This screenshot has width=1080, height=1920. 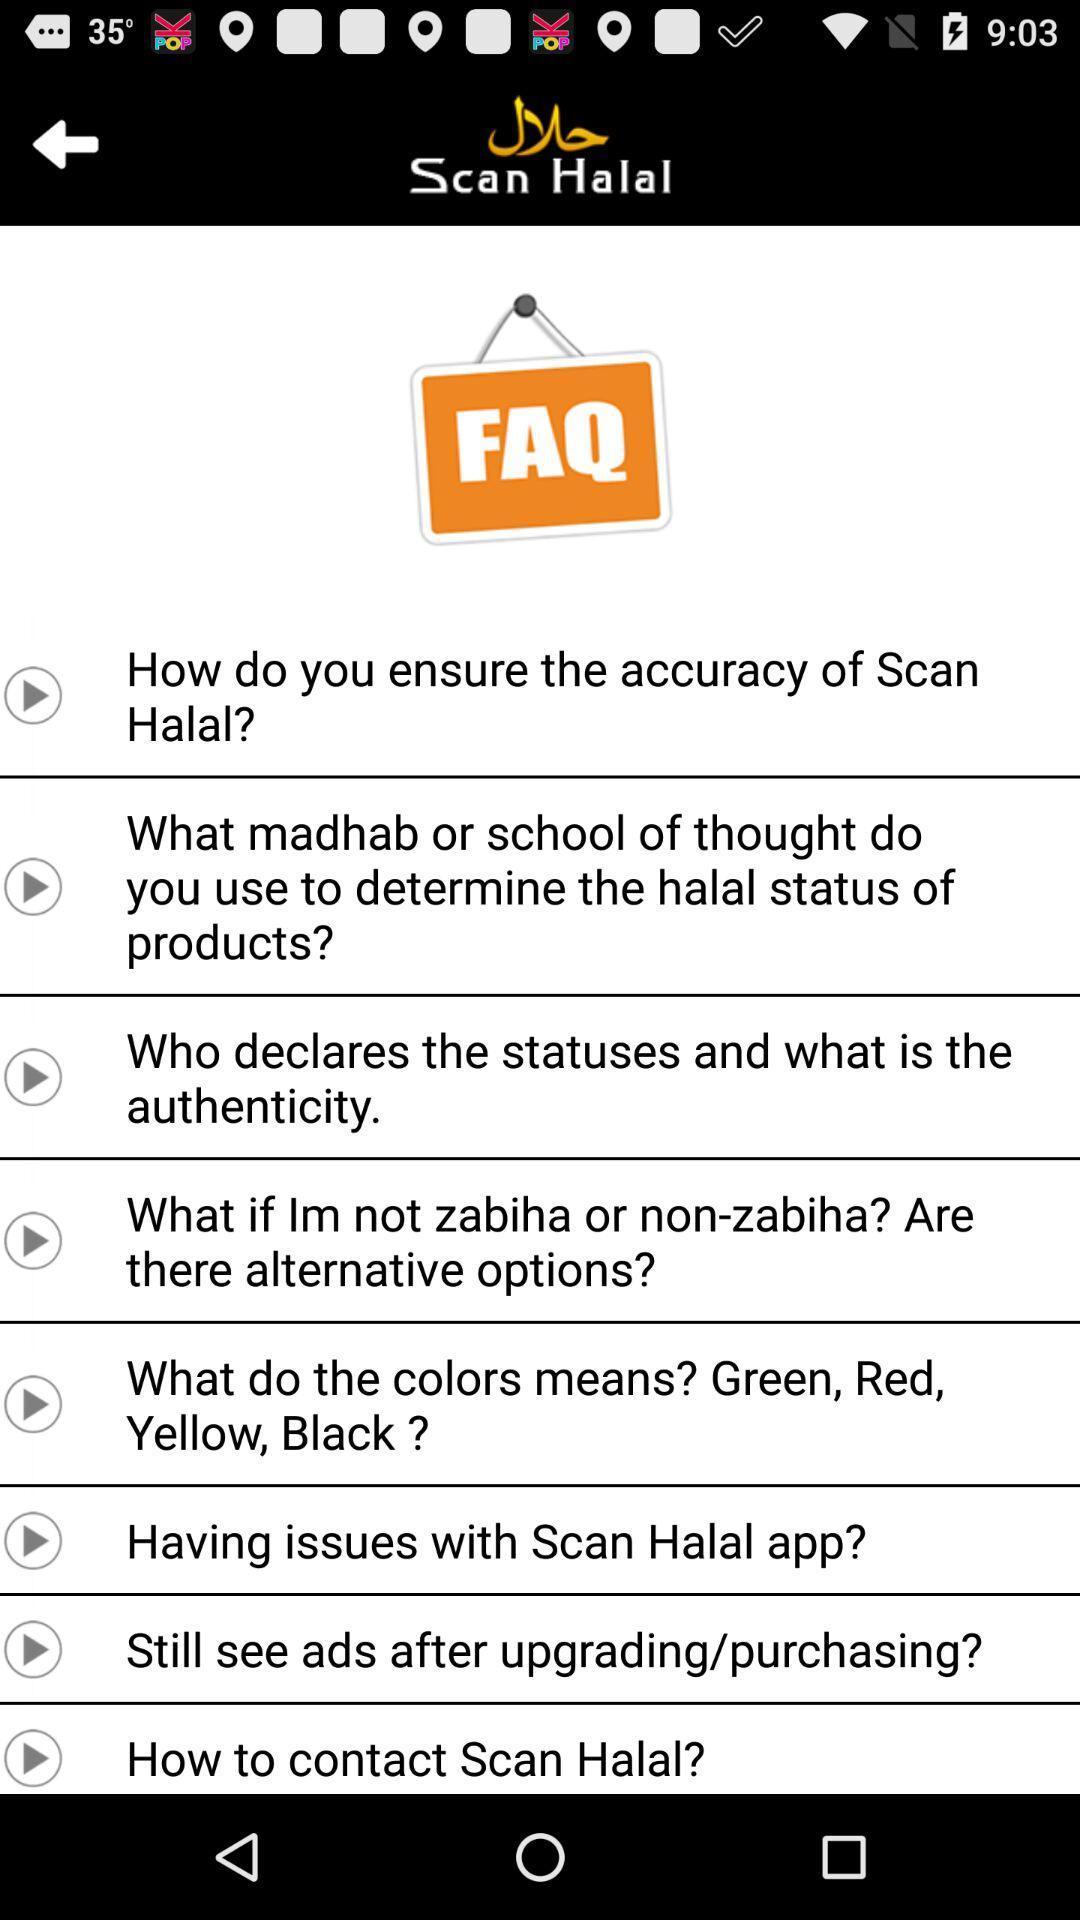 I want to click on the arrow_backward icon, so click(x=64, y=153).